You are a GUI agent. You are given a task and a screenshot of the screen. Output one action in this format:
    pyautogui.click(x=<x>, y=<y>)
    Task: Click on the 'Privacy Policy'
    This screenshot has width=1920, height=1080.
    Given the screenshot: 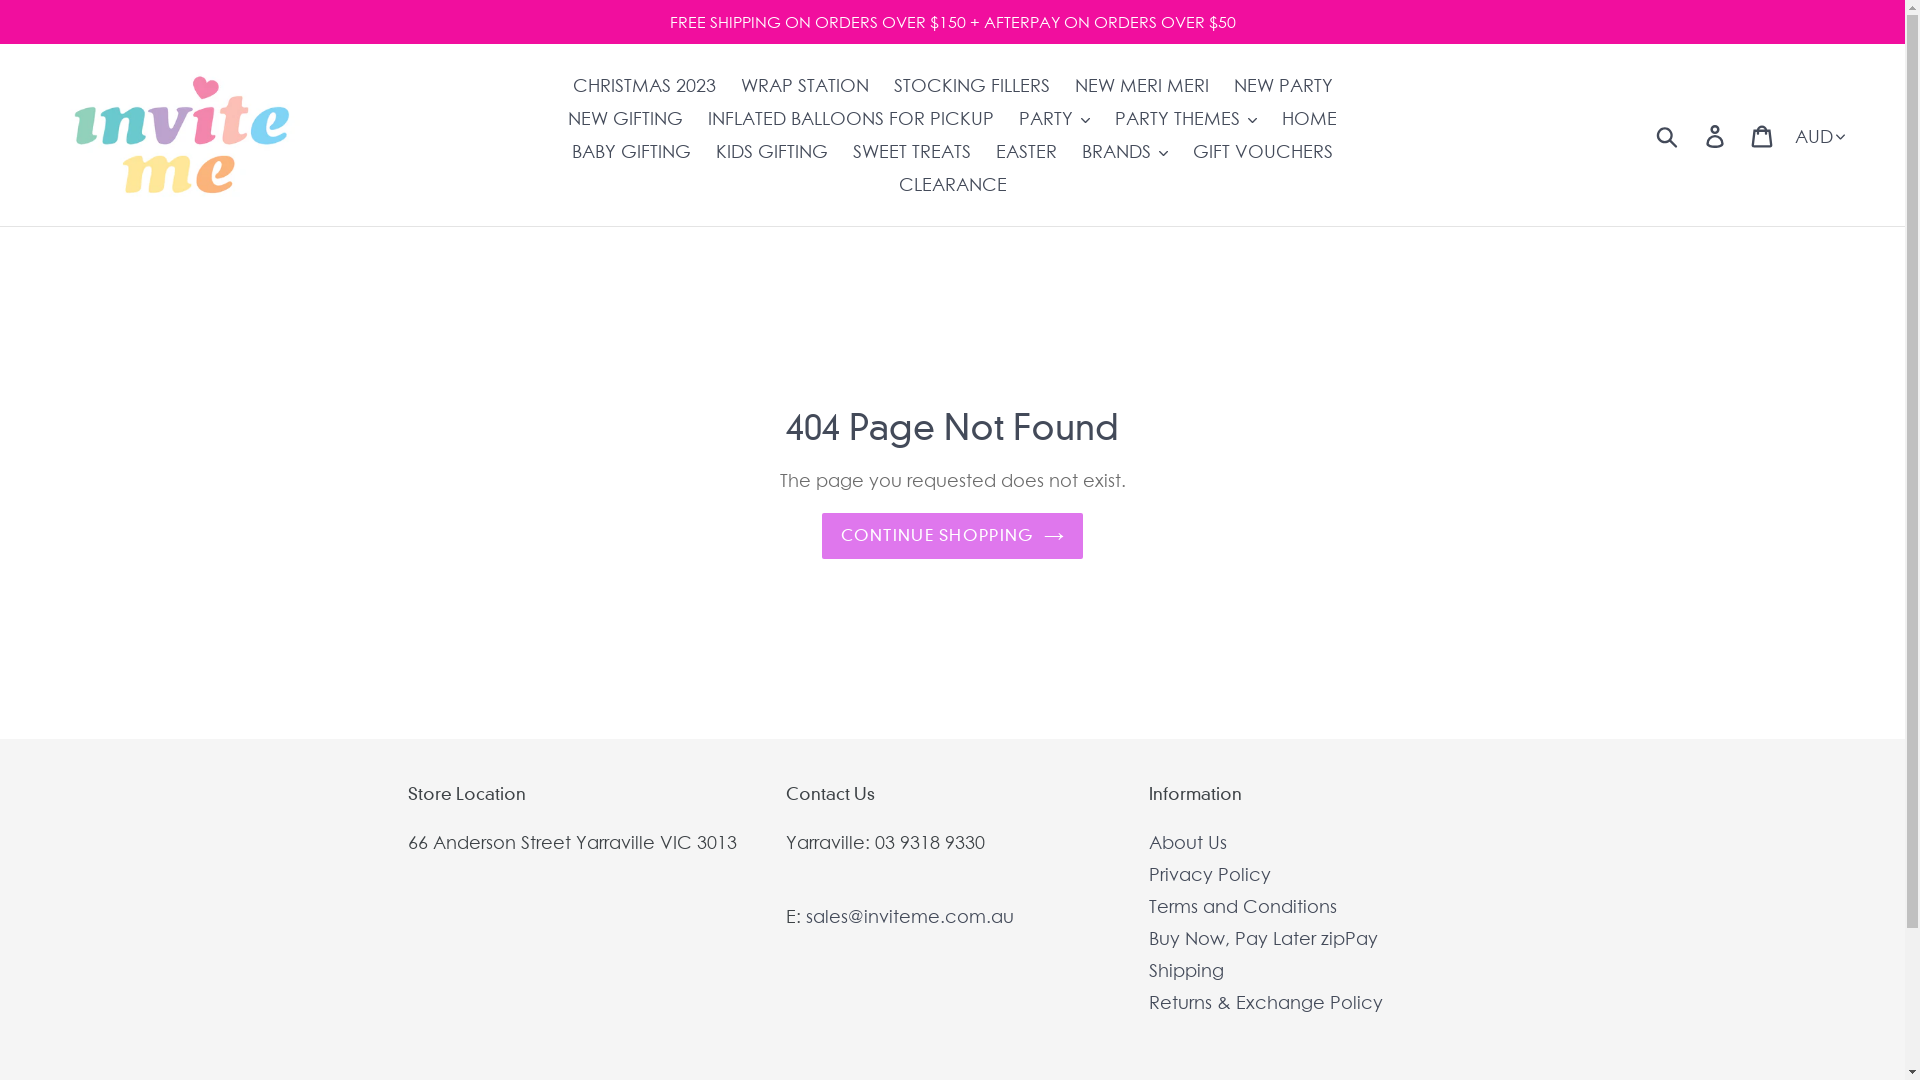 What is the action you would take?
    pyautogui.click(x=1208, y=873)
    